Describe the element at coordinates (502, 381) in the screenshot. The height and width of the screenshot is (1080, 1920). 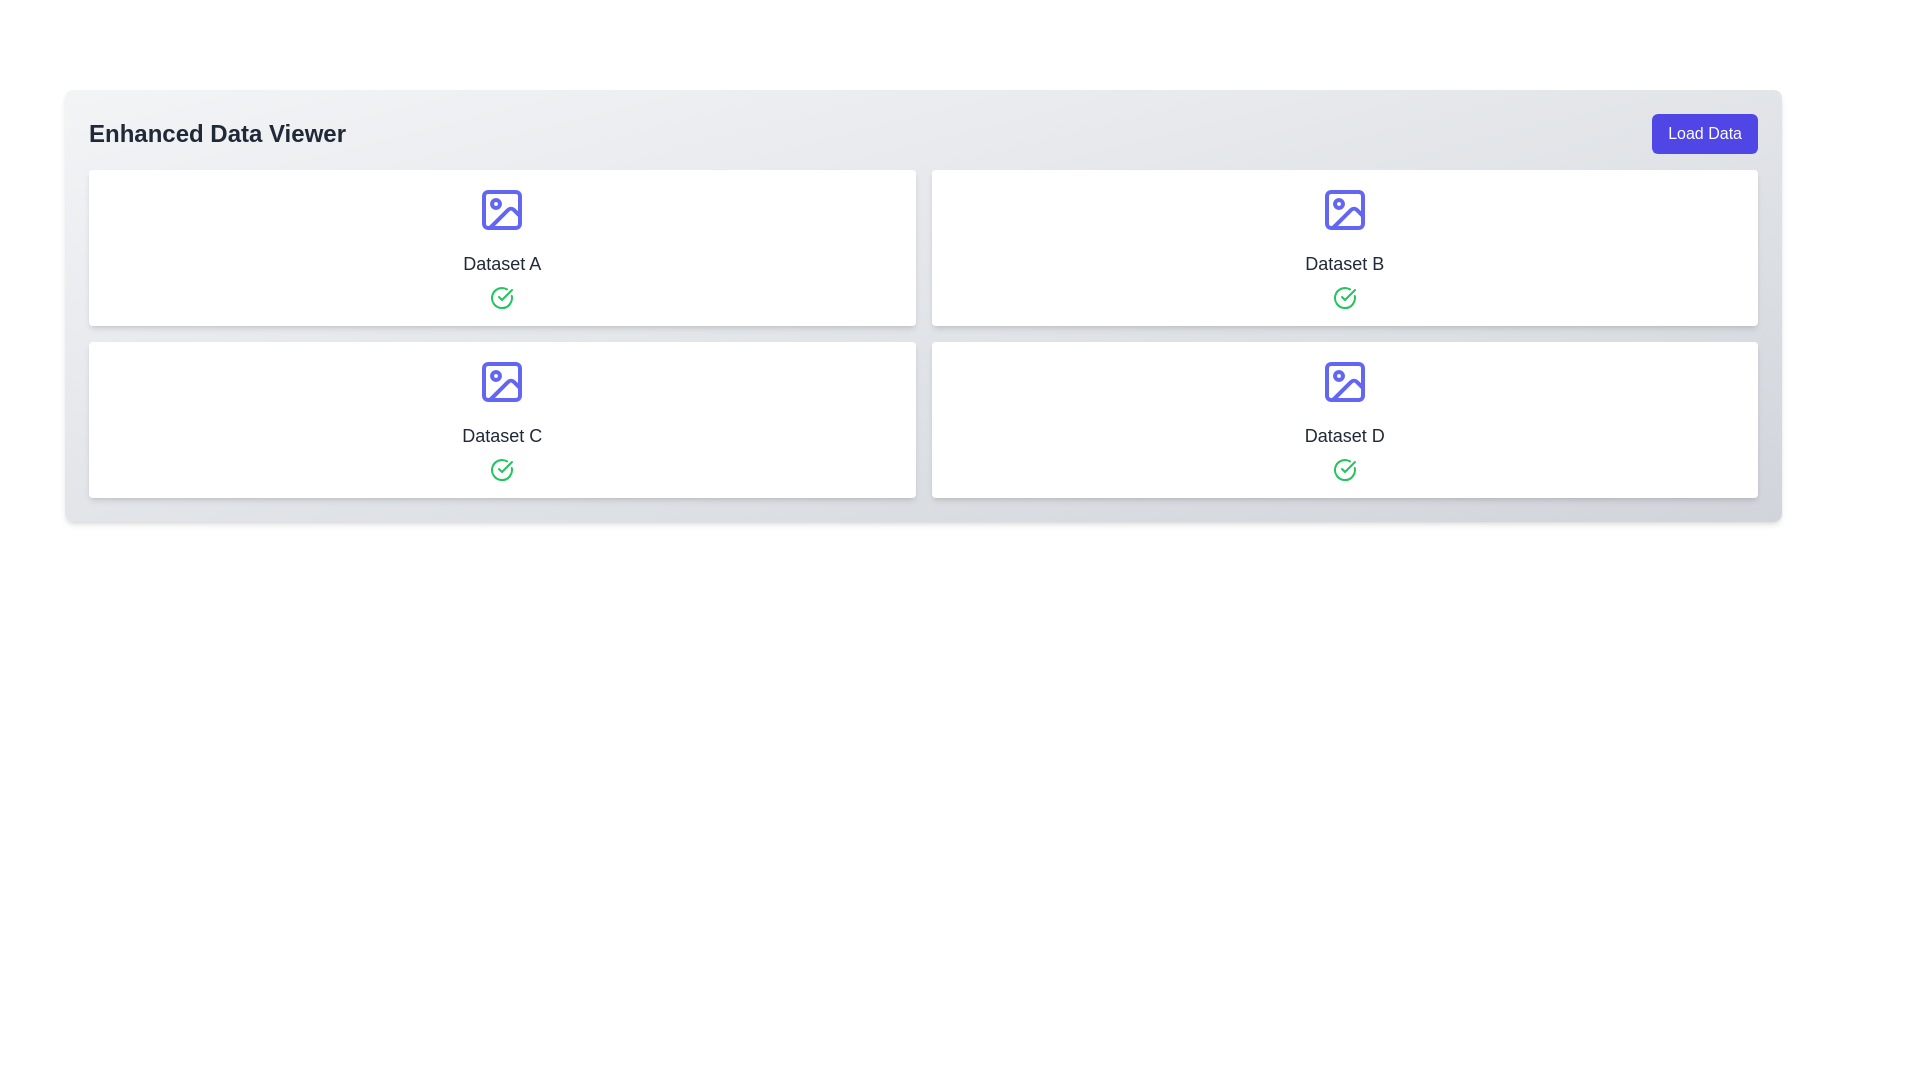
I see `the blue icon representing the sun or moon located at the top center of the card labeled 'Dataset C', which is the third card in the grid` at that location.